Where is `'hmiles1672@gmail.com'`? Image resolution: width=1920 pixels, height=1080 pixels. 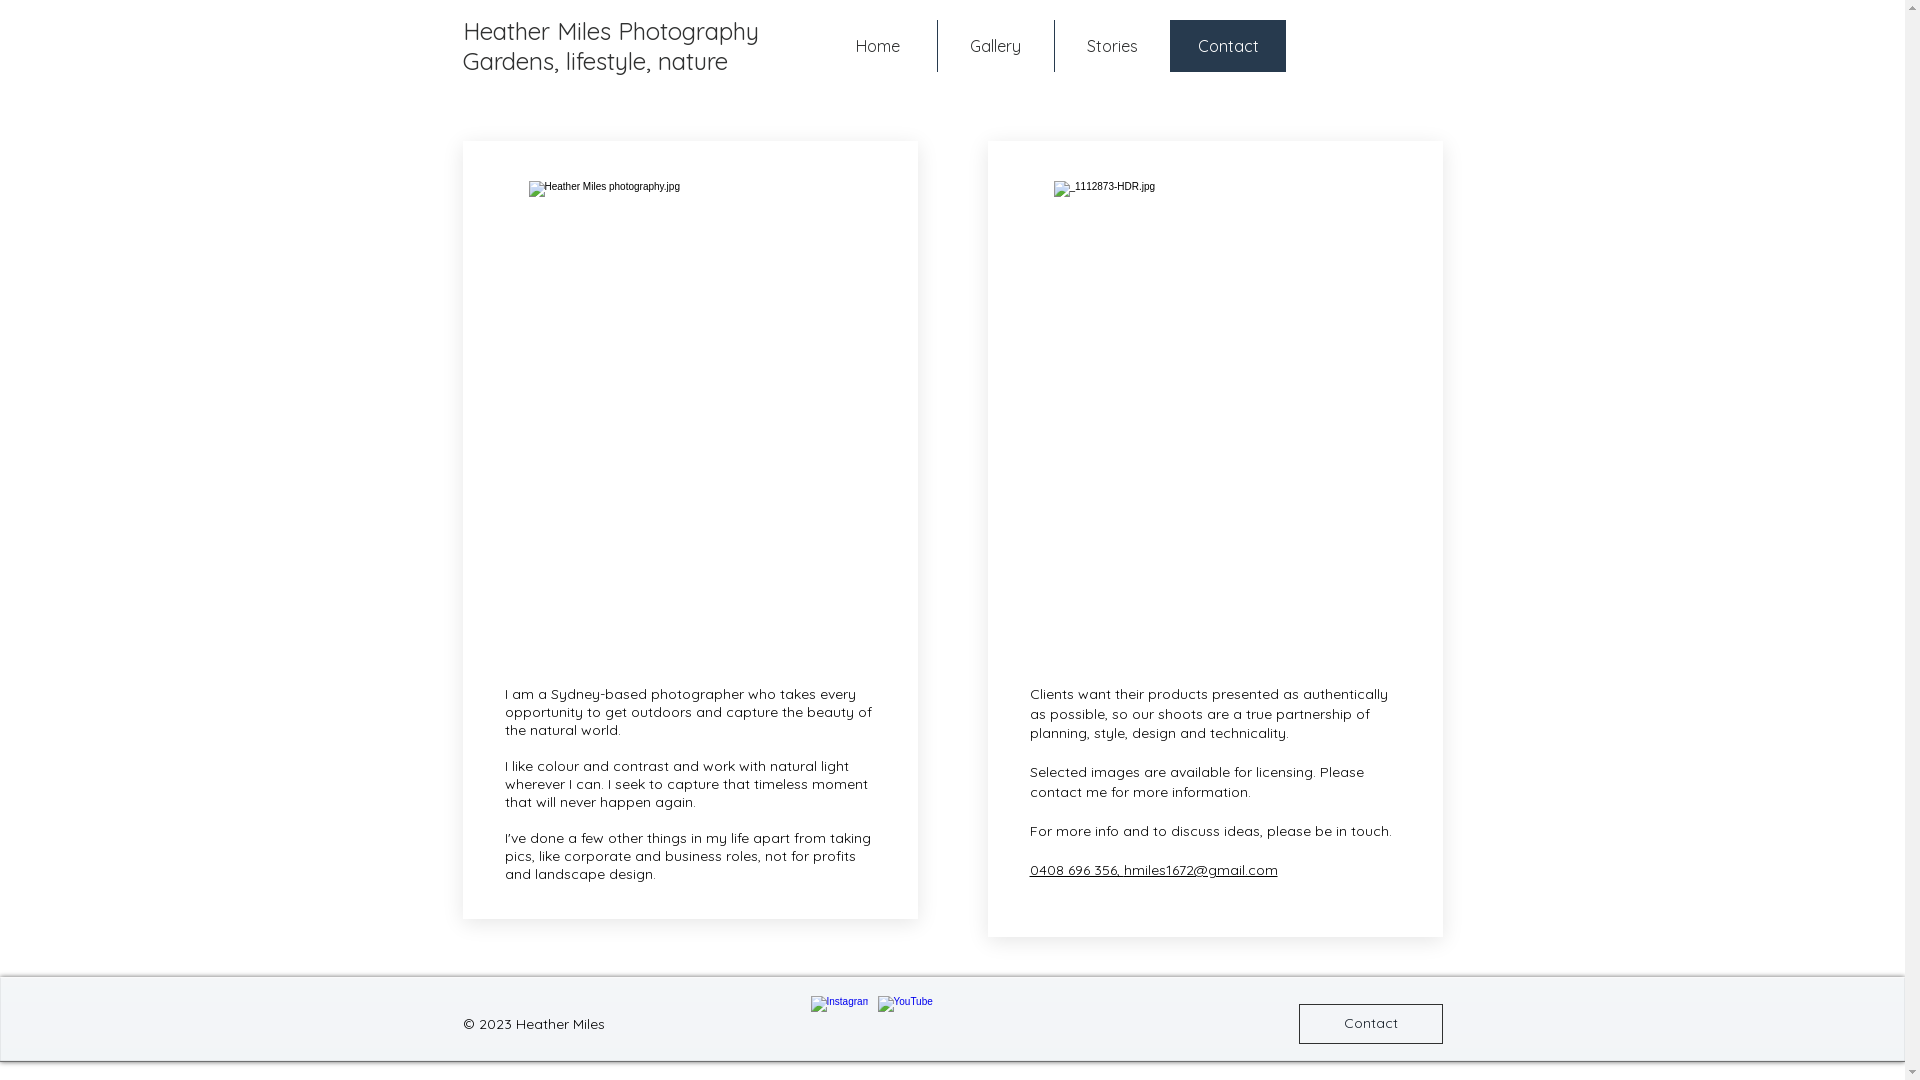 'hmiles1672@gmail.com' is located at coordinates (1200, 869).